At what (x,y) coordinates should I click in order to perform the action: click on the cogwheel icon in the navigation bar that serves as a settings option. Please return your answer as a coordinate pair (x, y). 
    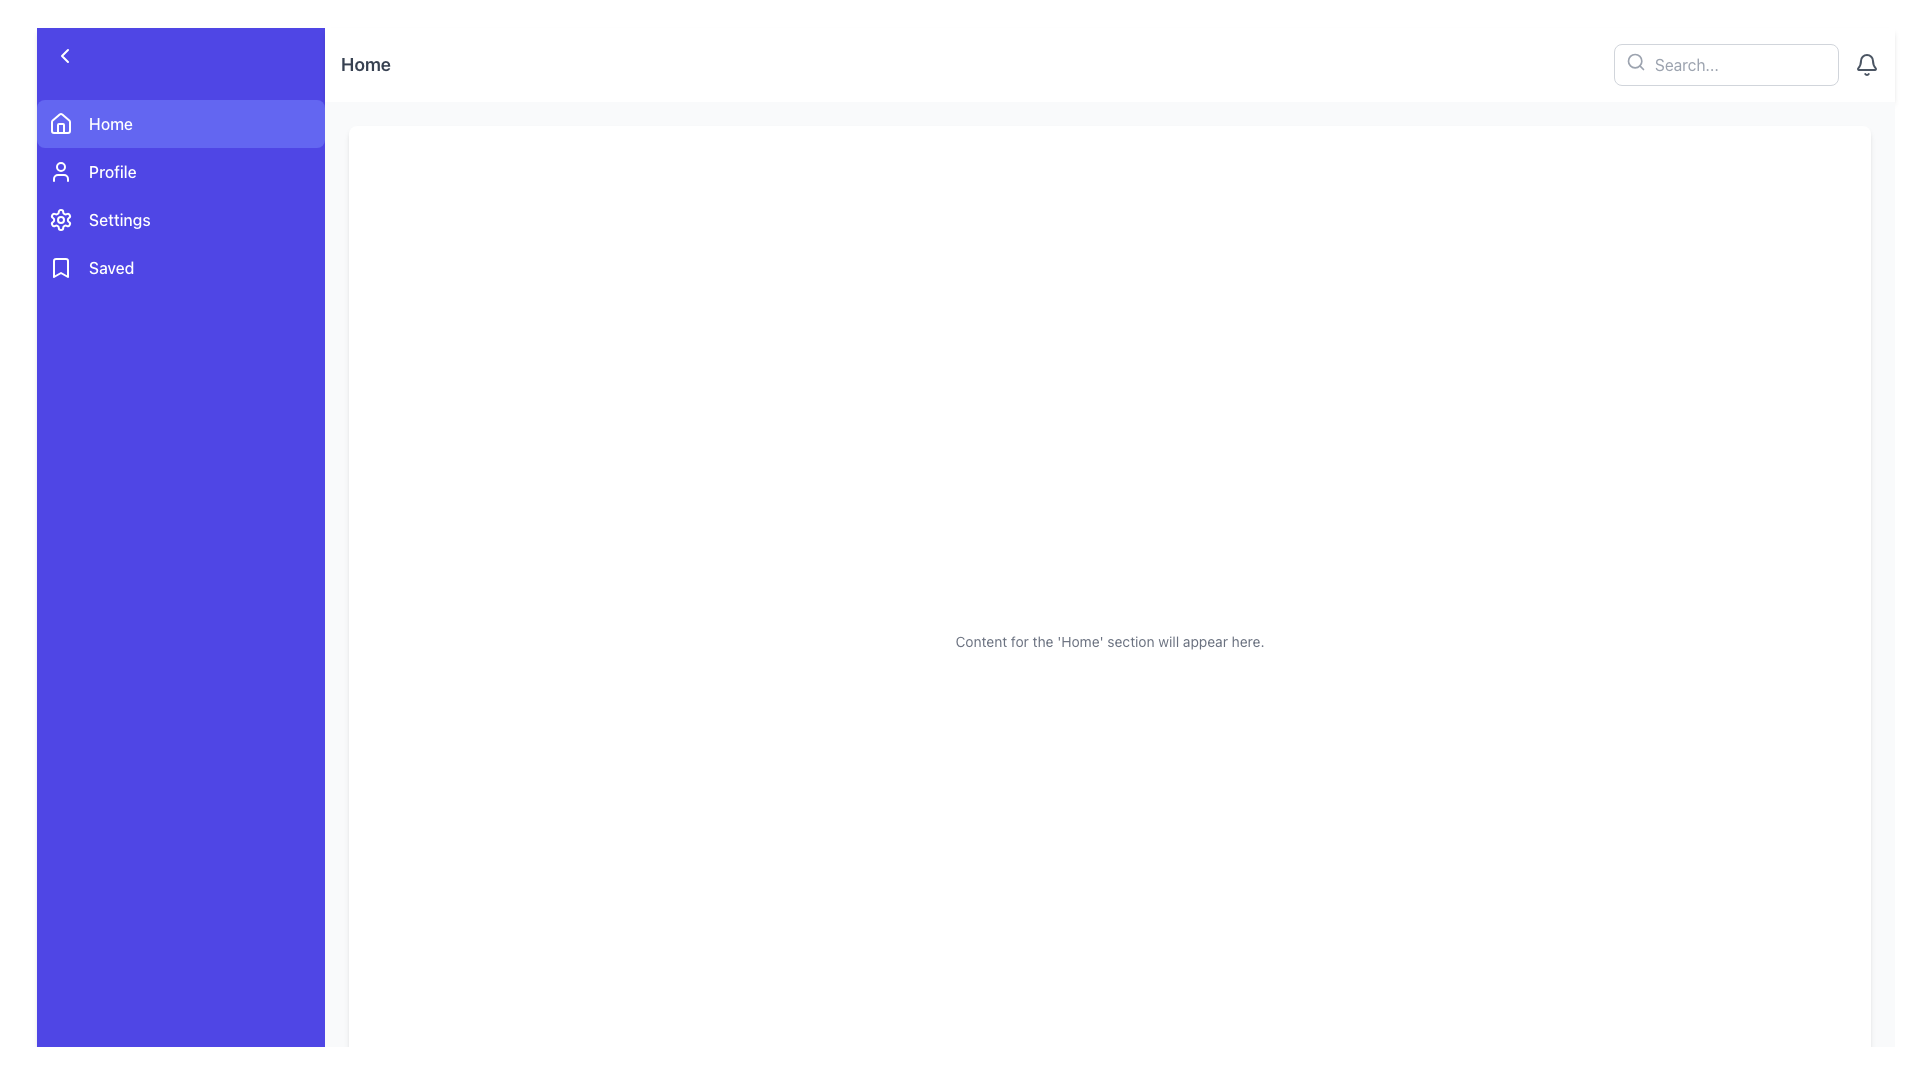
    Looking at the image, I should click on (61, 219).